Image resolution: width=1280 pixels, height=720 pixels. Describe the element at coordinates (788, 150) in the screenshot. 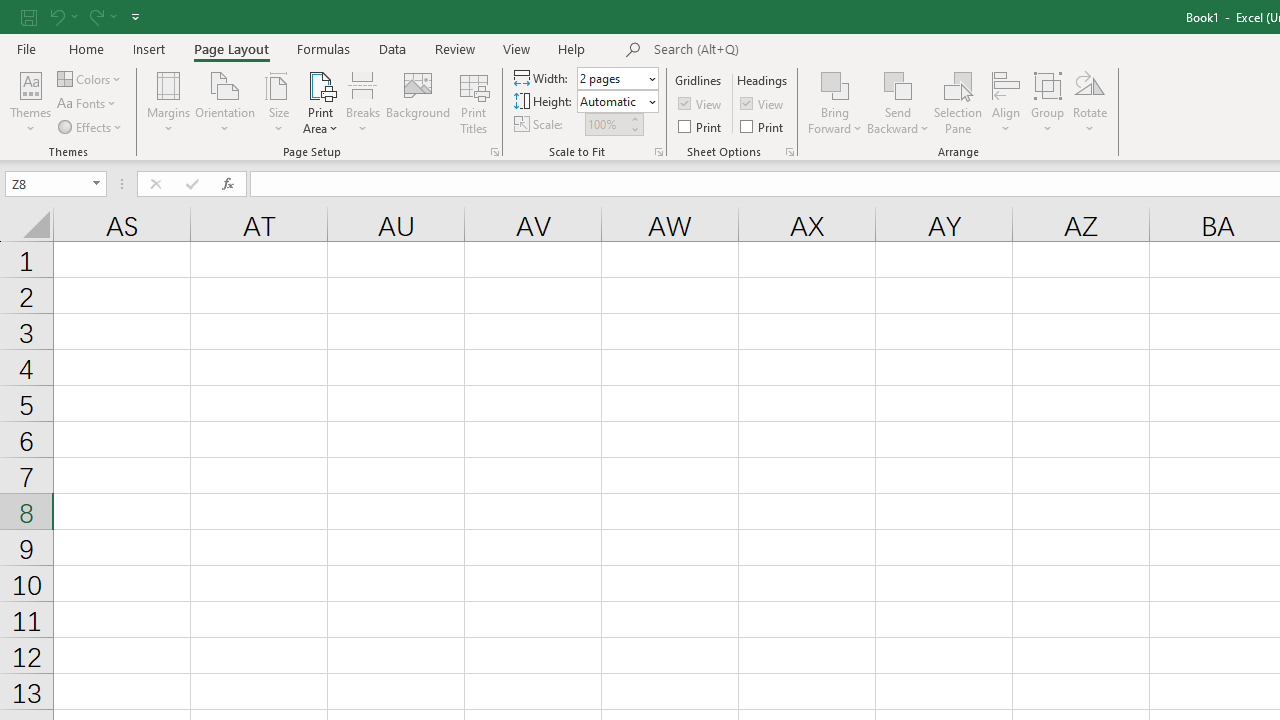

I see `'Sheet Options'` at that location.